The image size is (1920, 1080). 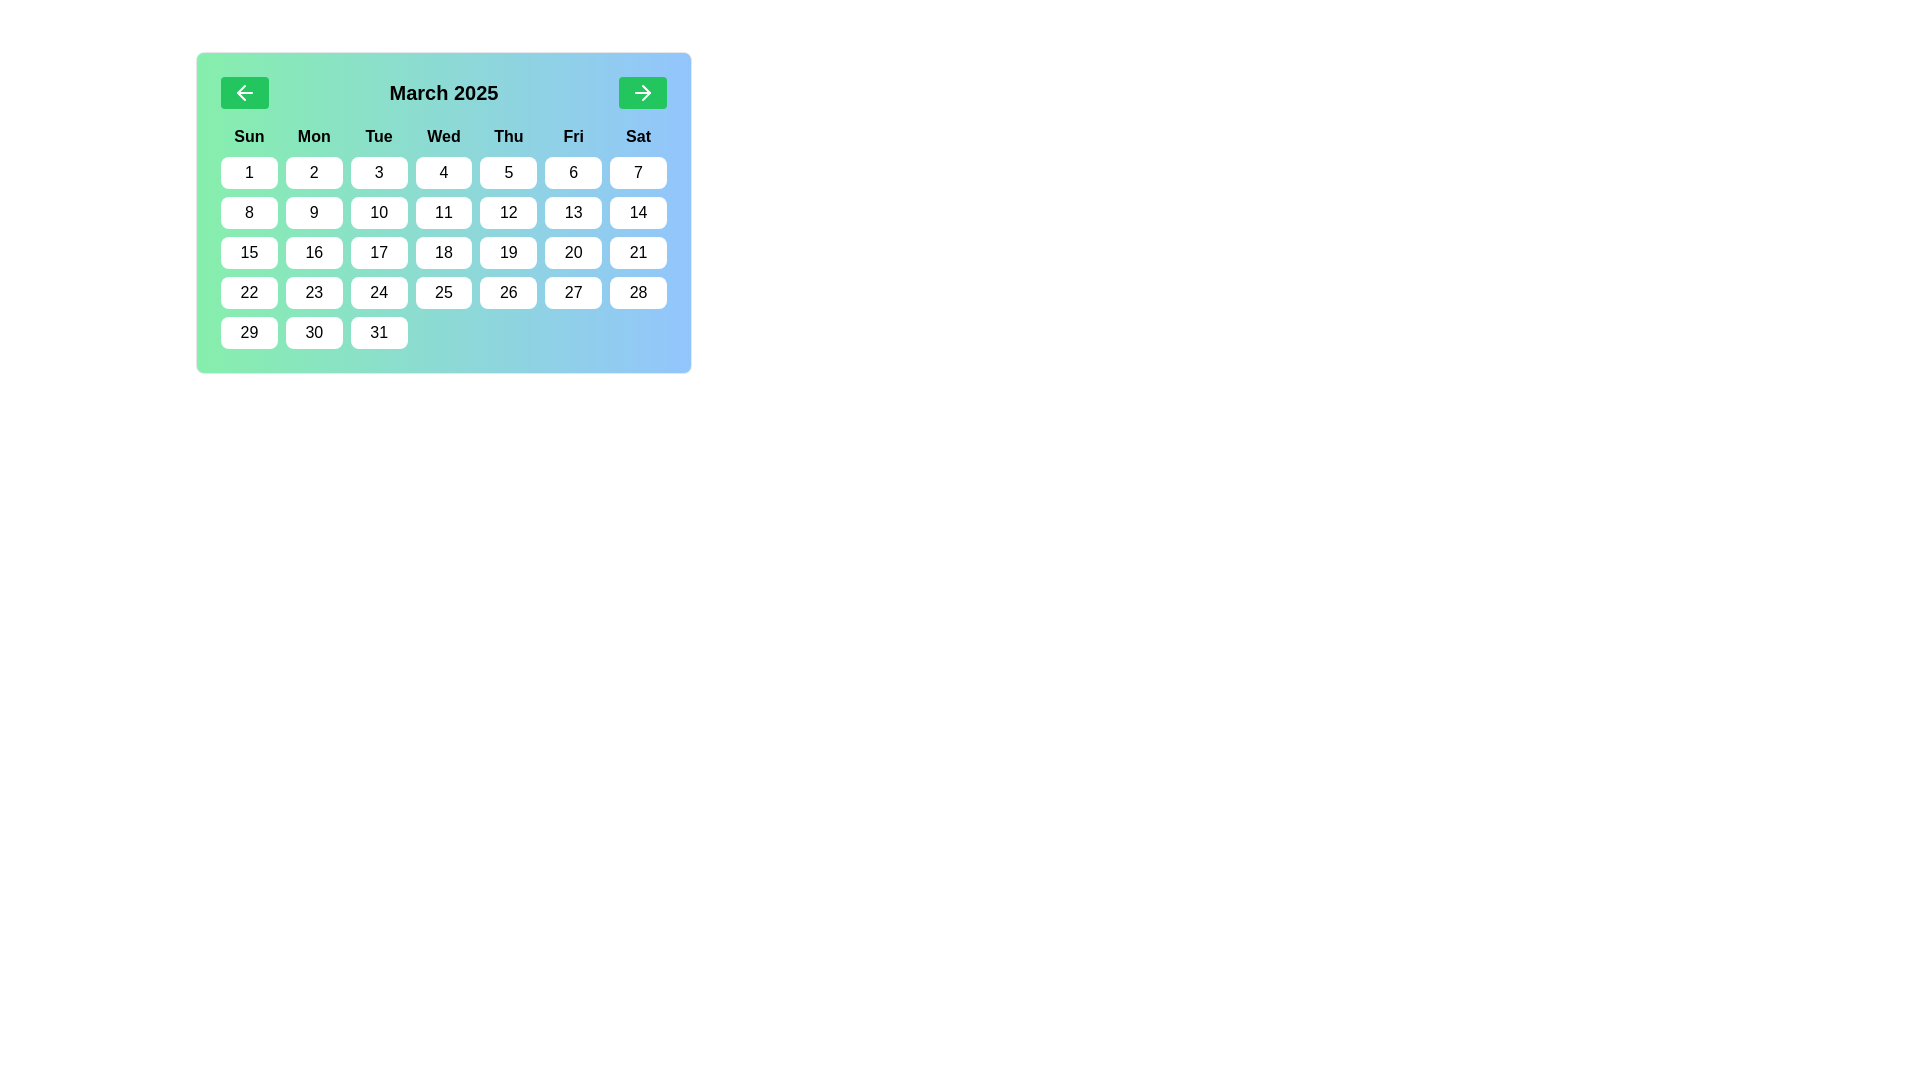 What do you see at coordinates (379, 136) in the screenshot?
I see `the static text label indicating 'Tuesday', which is the third item from the left in the row of weekday labels near the top of the calendar layout` at bounding box center [379, 136].